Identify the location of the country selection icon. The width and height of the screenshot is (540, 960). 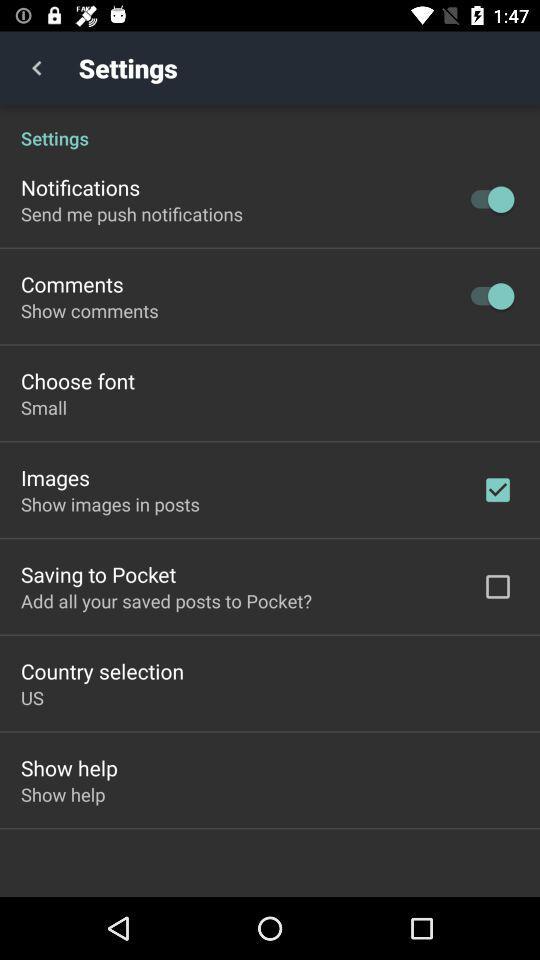
(102, 671).